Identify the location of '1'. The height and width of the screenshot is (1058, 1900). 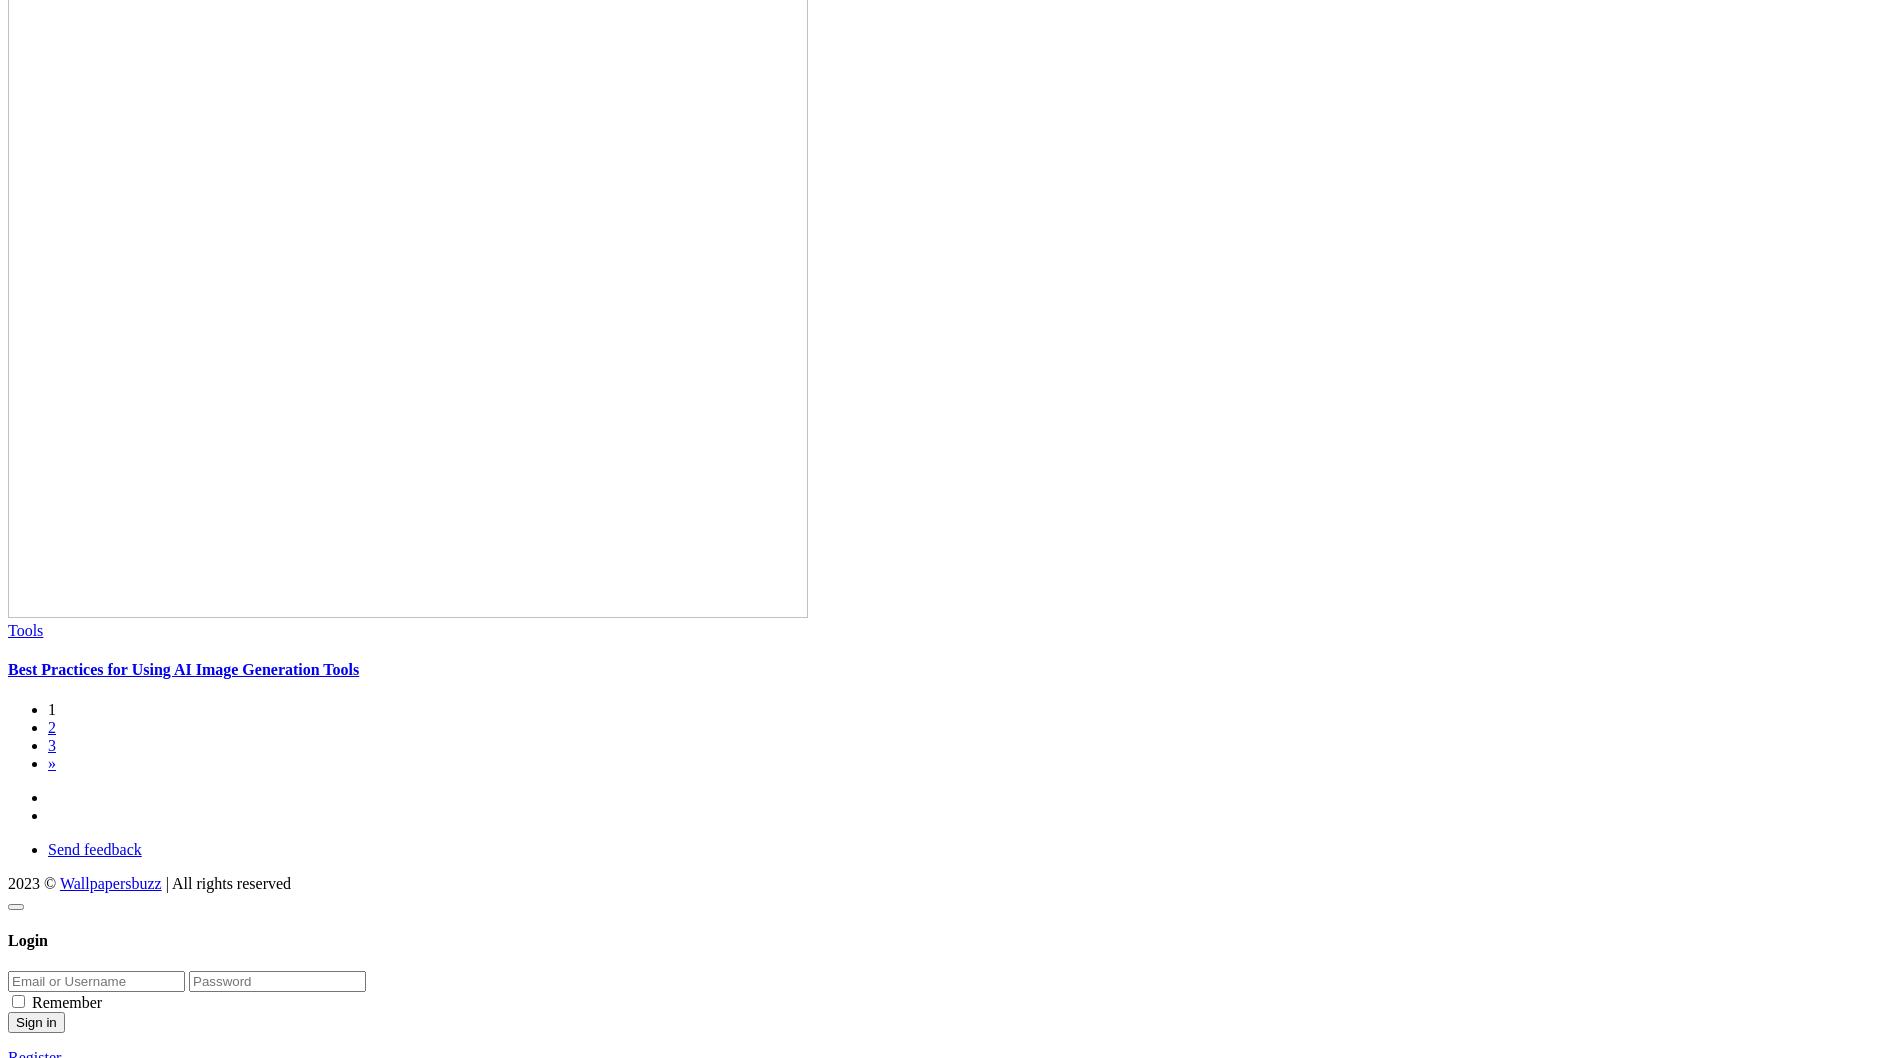
(52, 708).